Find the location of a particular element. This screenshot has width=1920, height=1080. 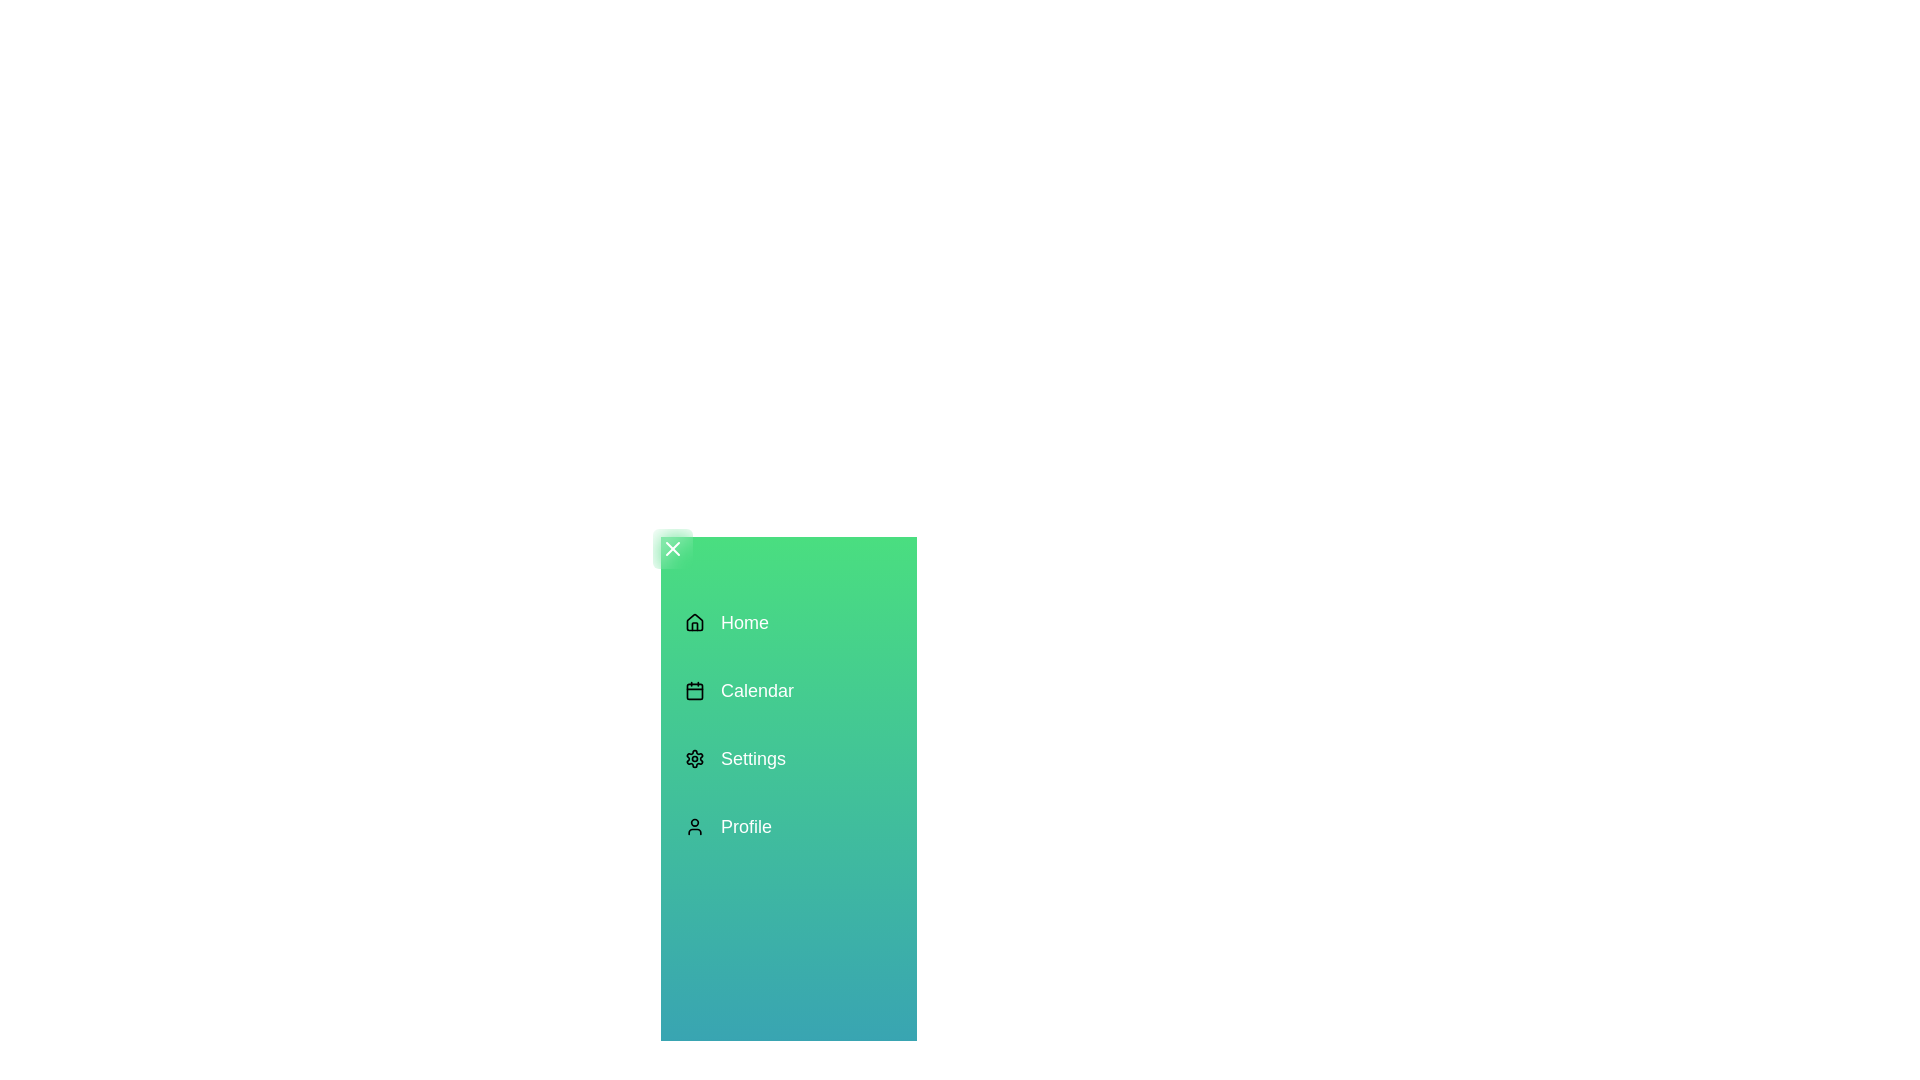

the 'Profile' menu item icon located on the left-side menu interface, positioned below the 'Settings' menu item icon is located at coordinates (695, 826).